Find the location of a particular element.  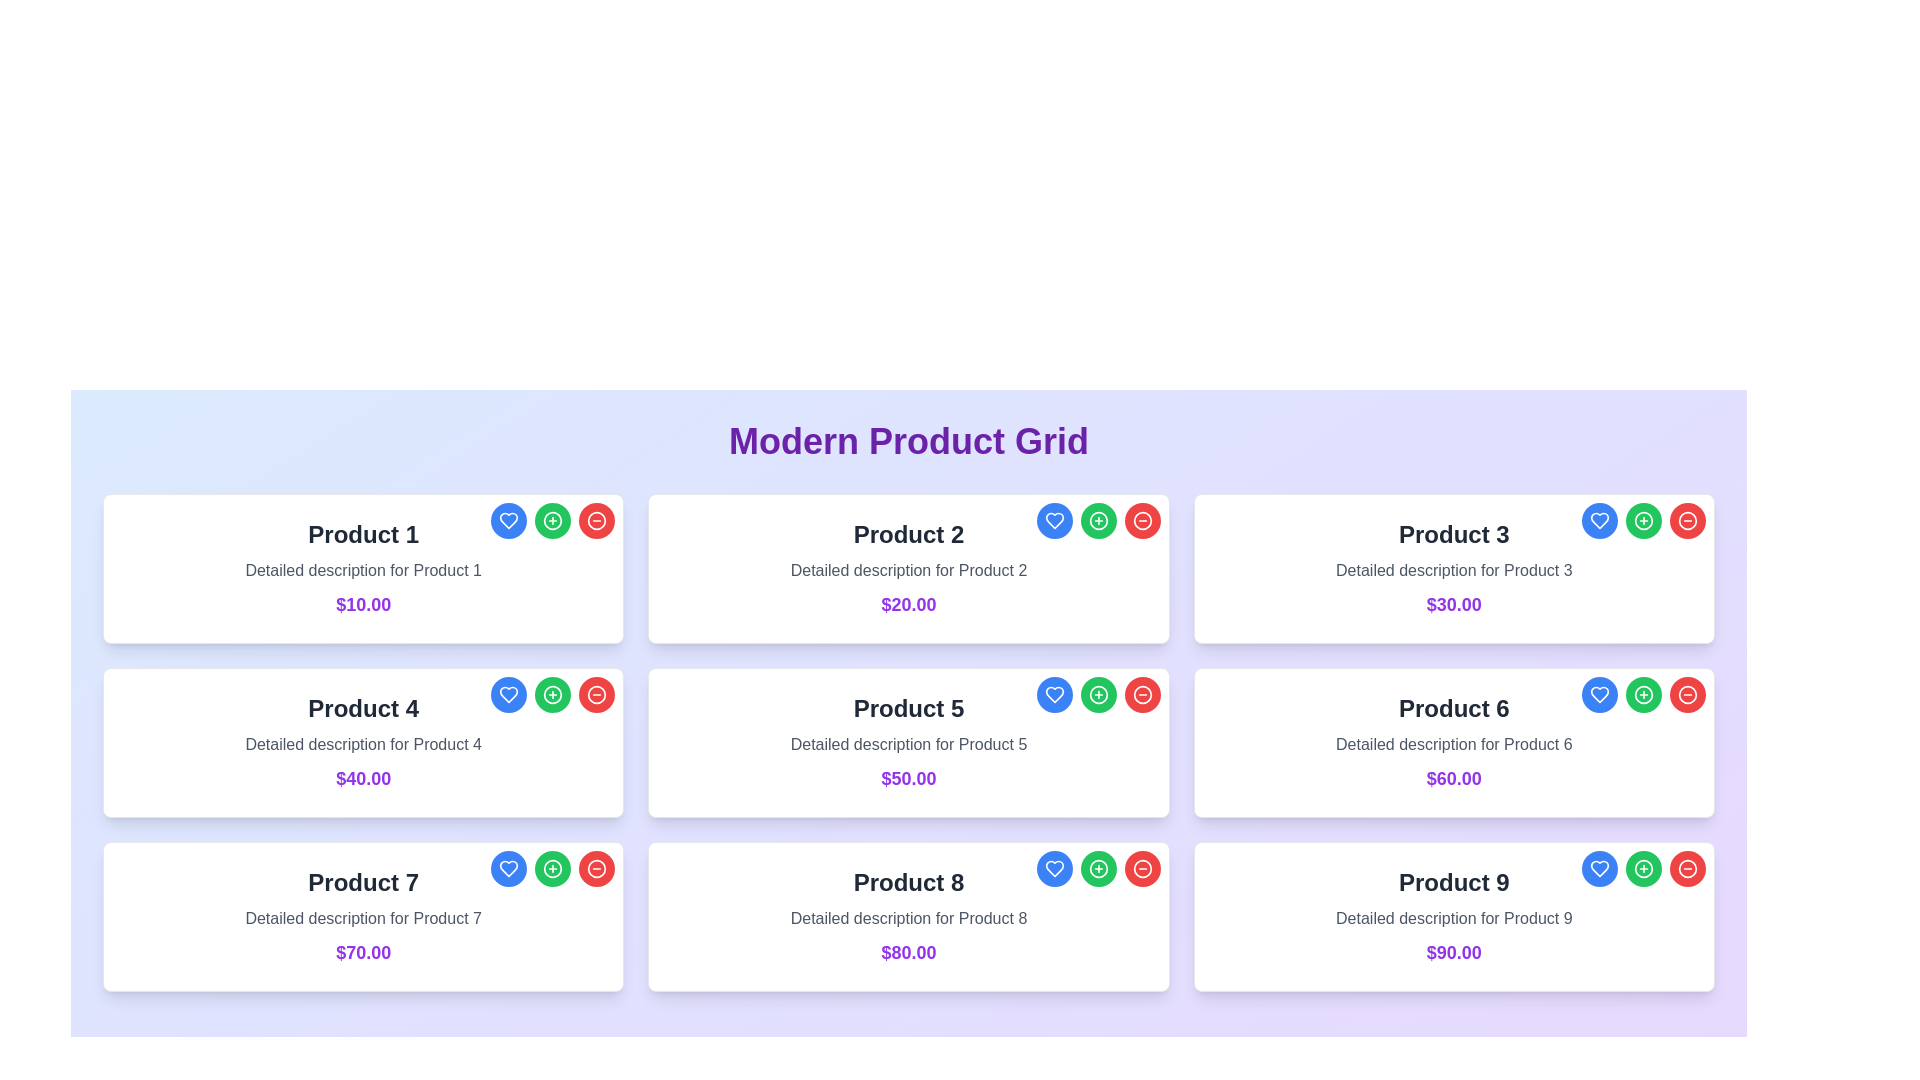

the text label displaying '$20.00' in bold purple font, located in the second card of the grid layout, below the 'Detailed description for Product 2' and above the action buttons is located at coordinates (907, 604).